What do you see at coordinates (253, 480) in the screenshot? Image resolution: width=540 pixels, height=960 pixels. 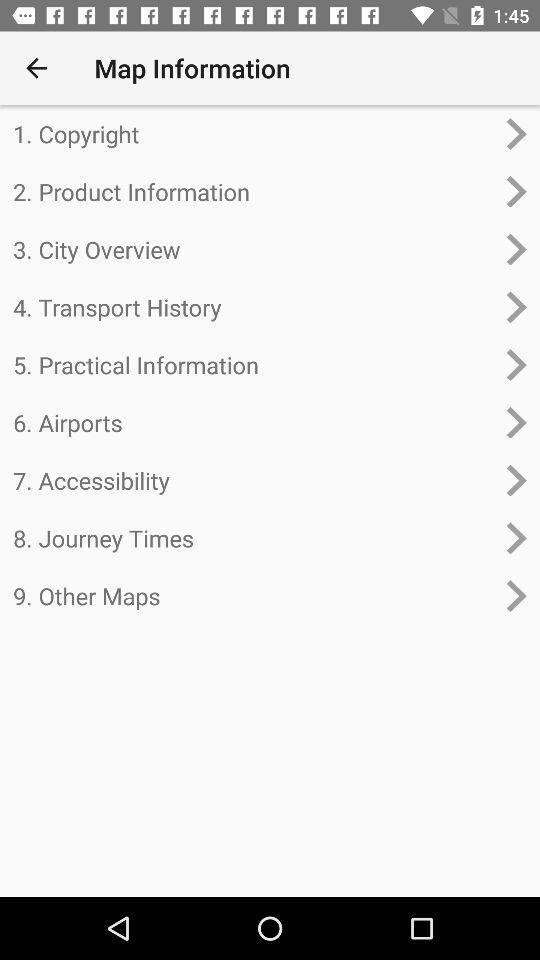 I see `7. accessibility item` at bounding box center [253, 480].